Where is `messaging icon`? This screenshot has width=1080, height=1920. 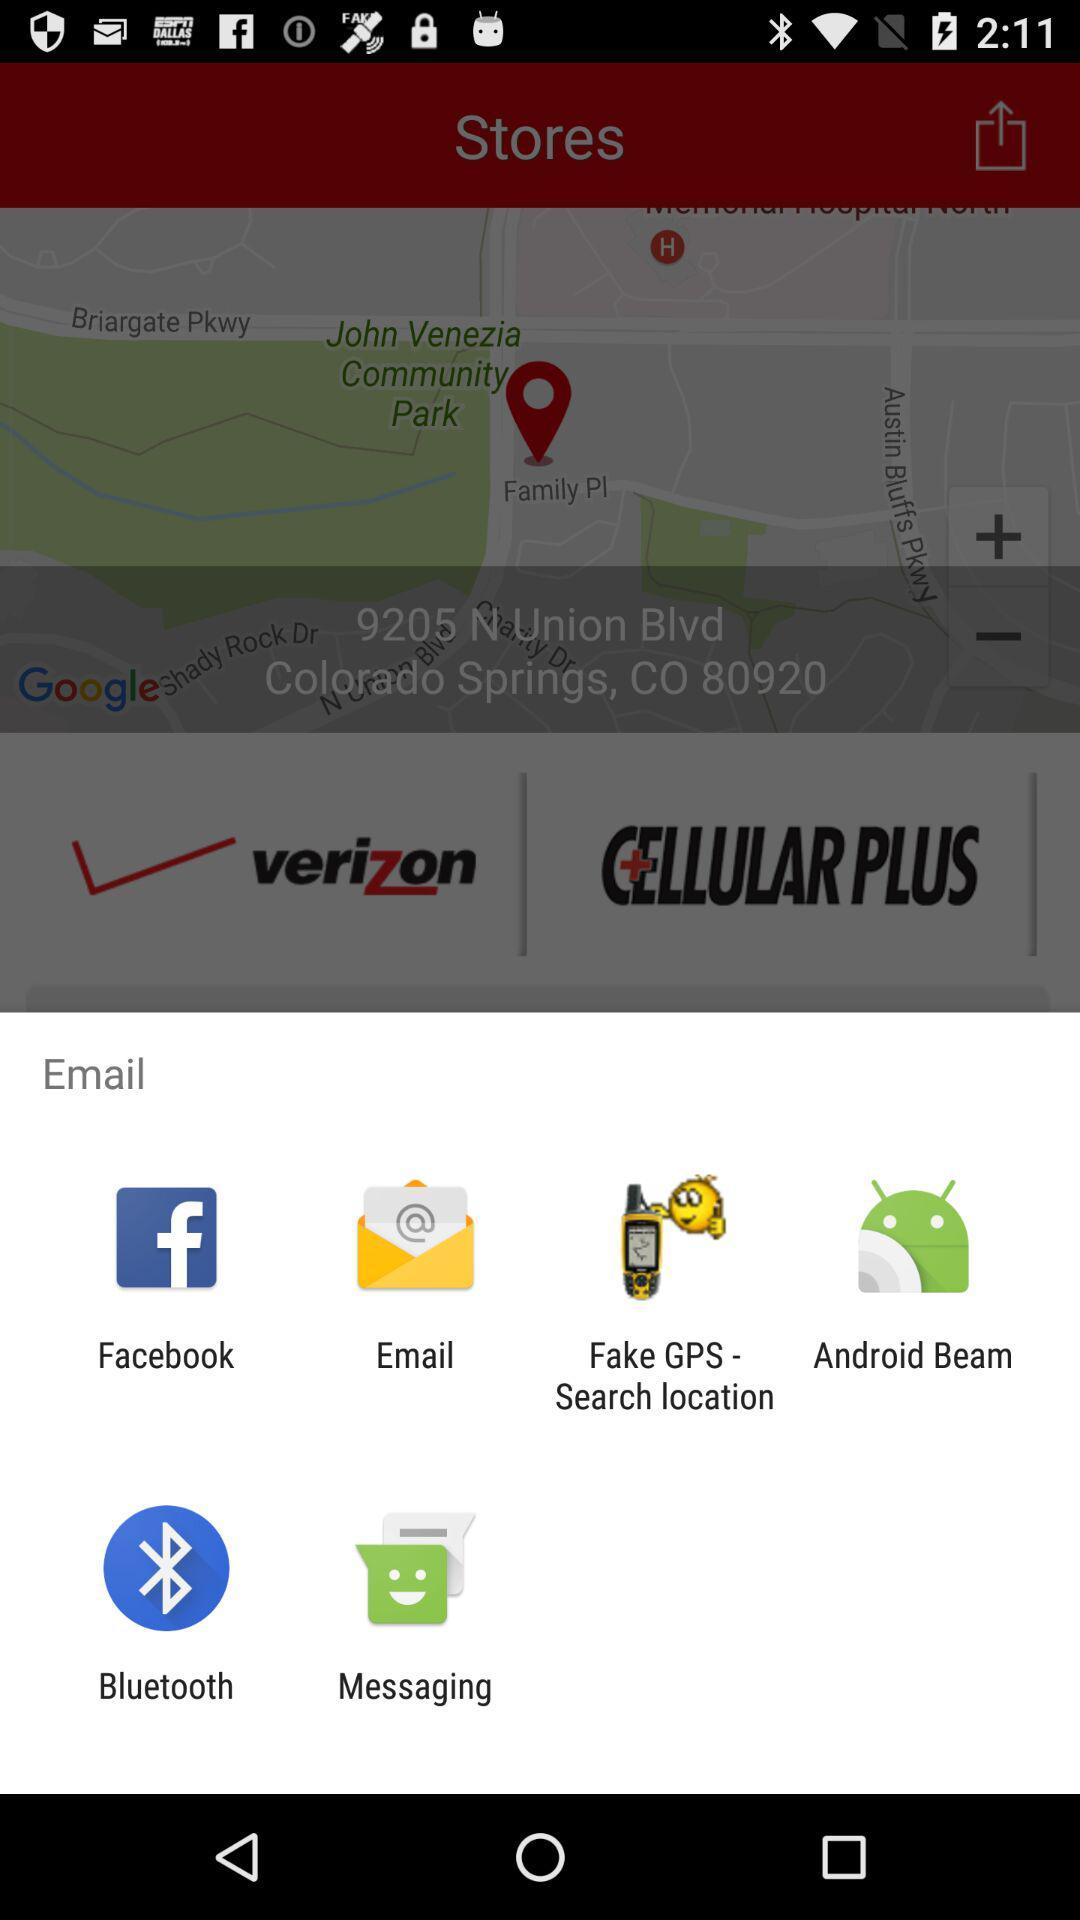
messaging icon is located at coordinates (414, 1705).